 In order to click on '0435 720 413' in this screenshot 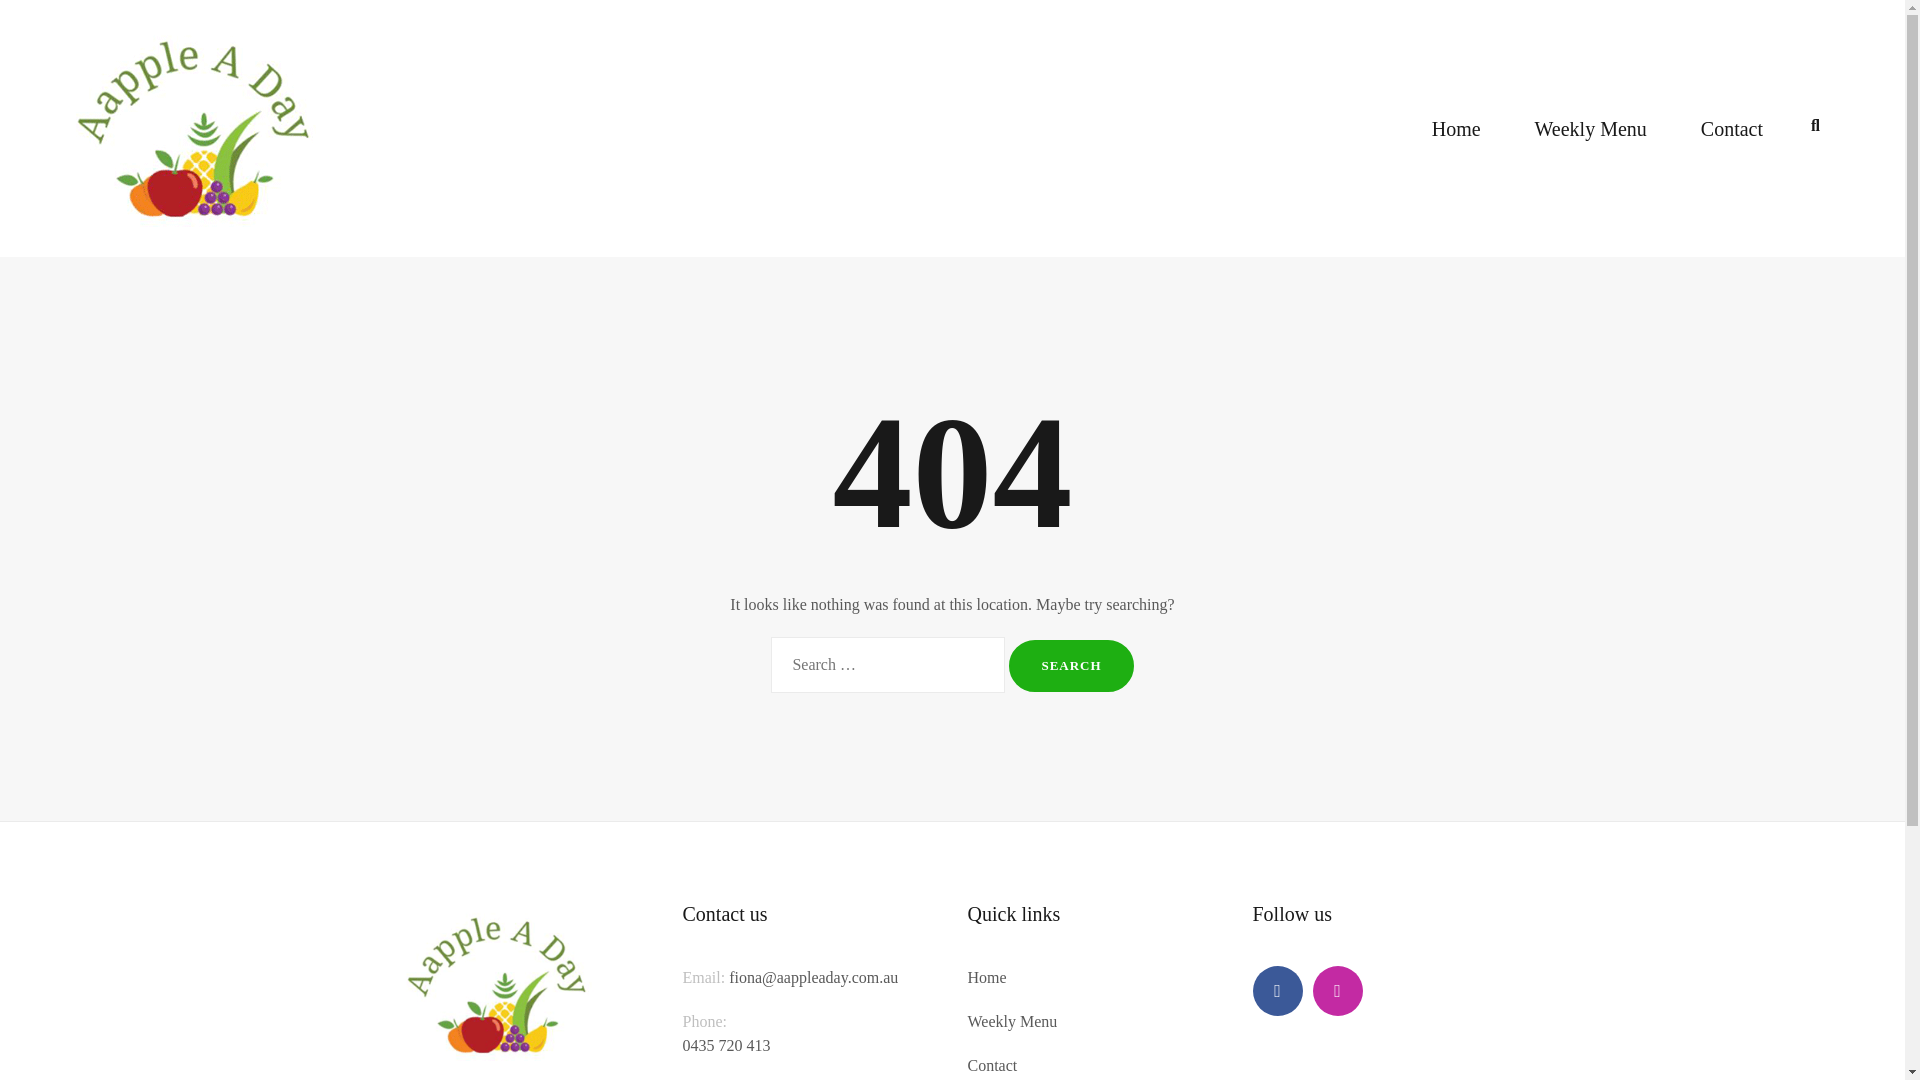, I will do `click(724, 1056)`.